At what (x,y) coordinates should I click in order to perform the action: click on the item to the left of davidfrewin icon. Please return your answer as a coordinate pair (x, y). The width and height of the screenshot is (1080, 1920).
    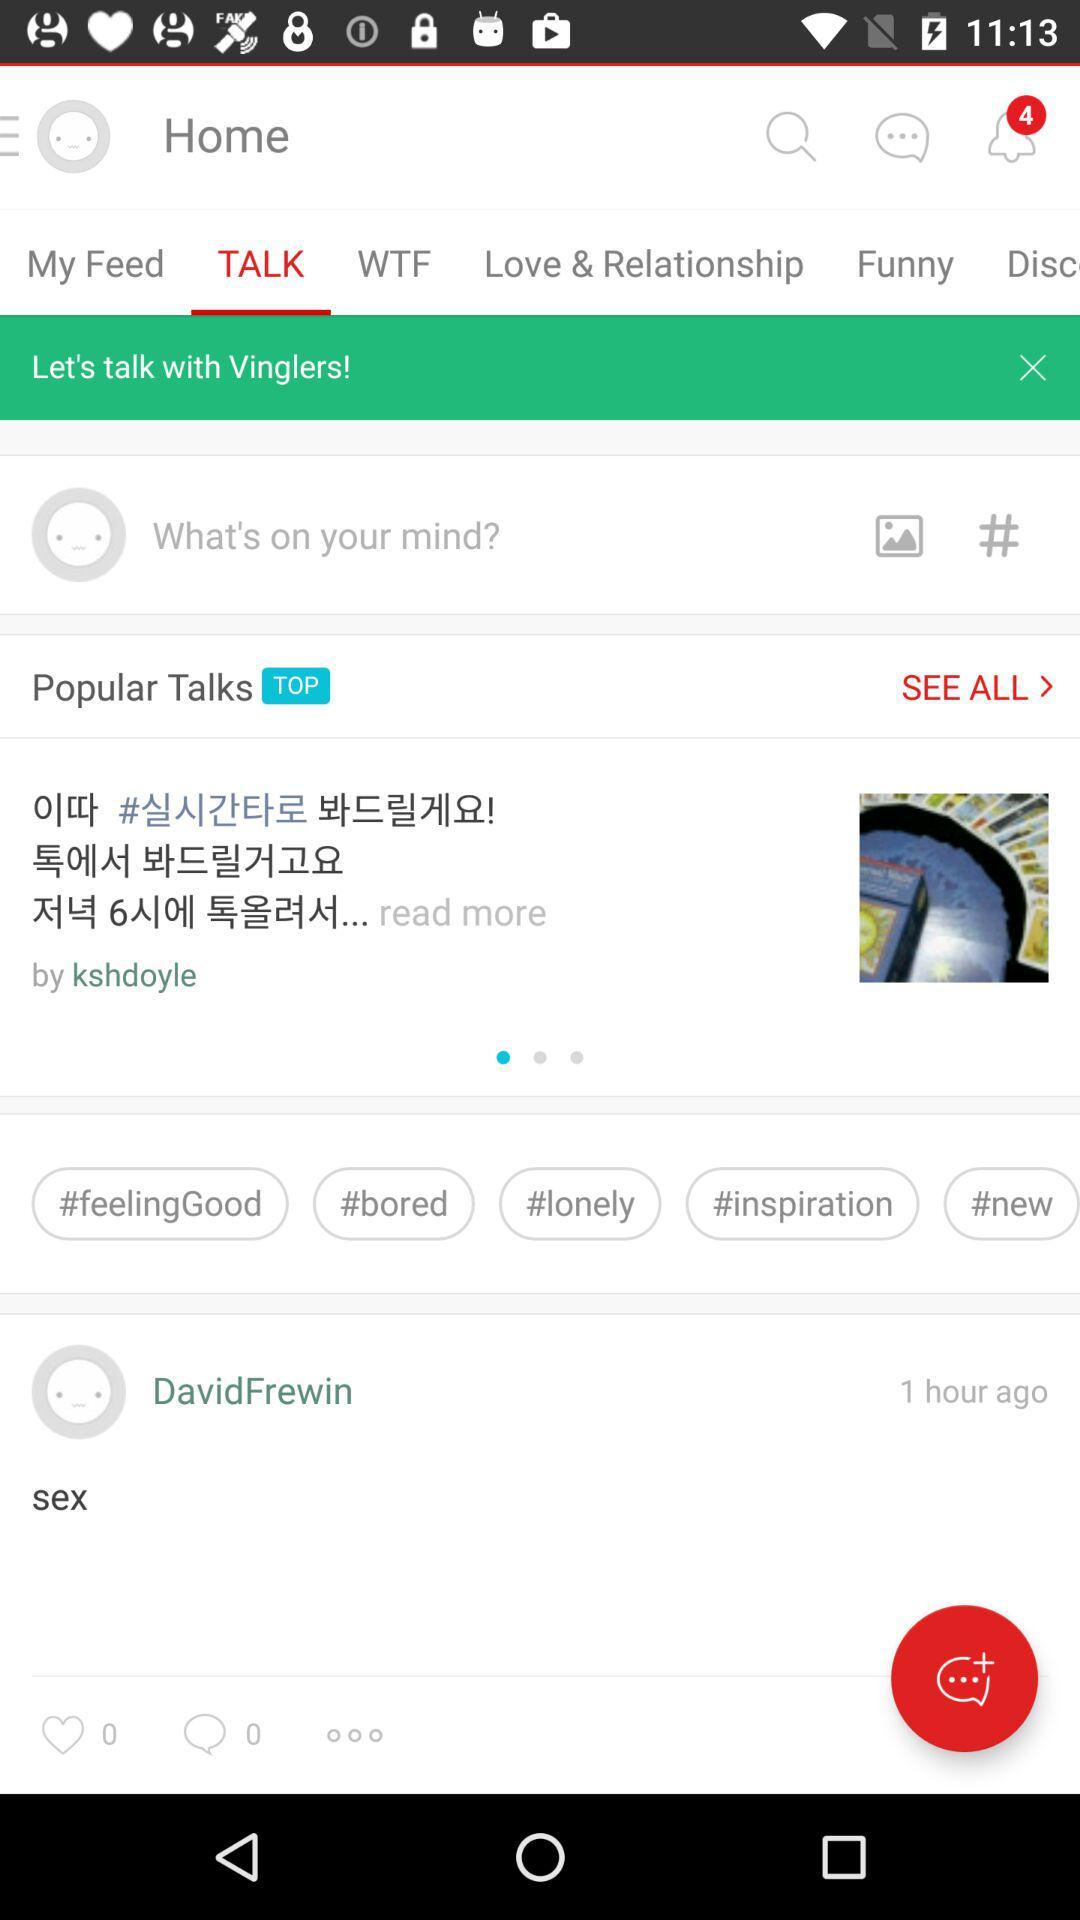
    Looking at the image, I should click on (77, 1391).